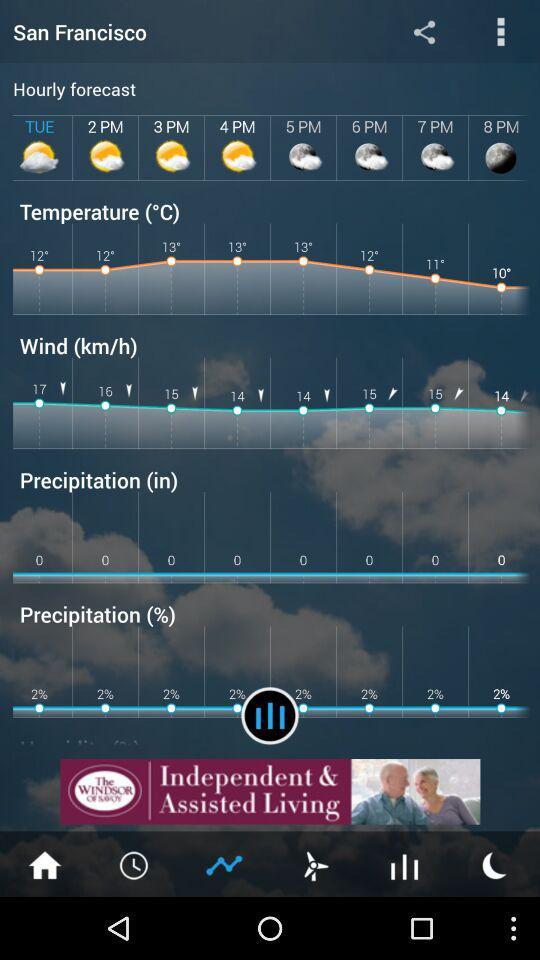  Describe the element at coordinates (44, 863) in the screenshot. I see `homepage` at that location.